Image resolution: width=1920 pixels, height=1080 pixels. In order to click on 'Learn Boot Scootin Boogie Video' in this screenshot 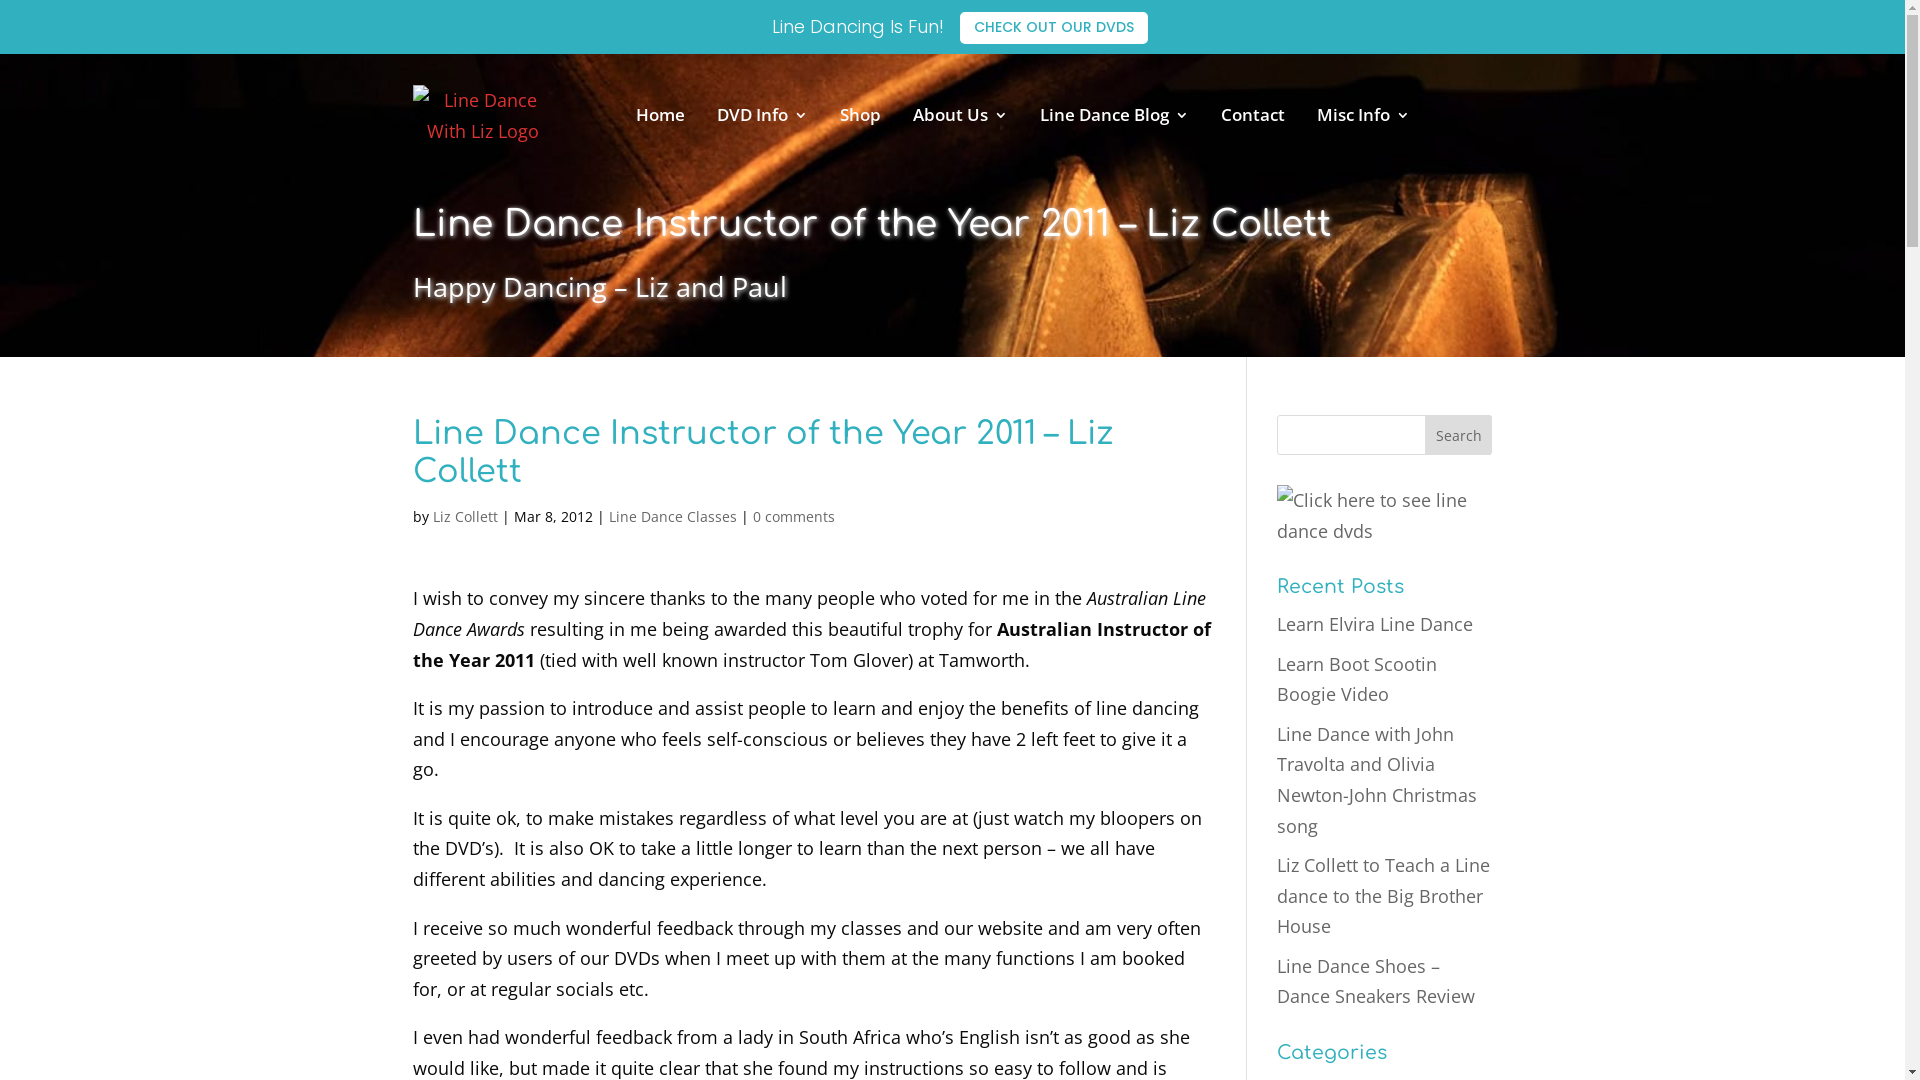, I will do `click(1357, 678)`.